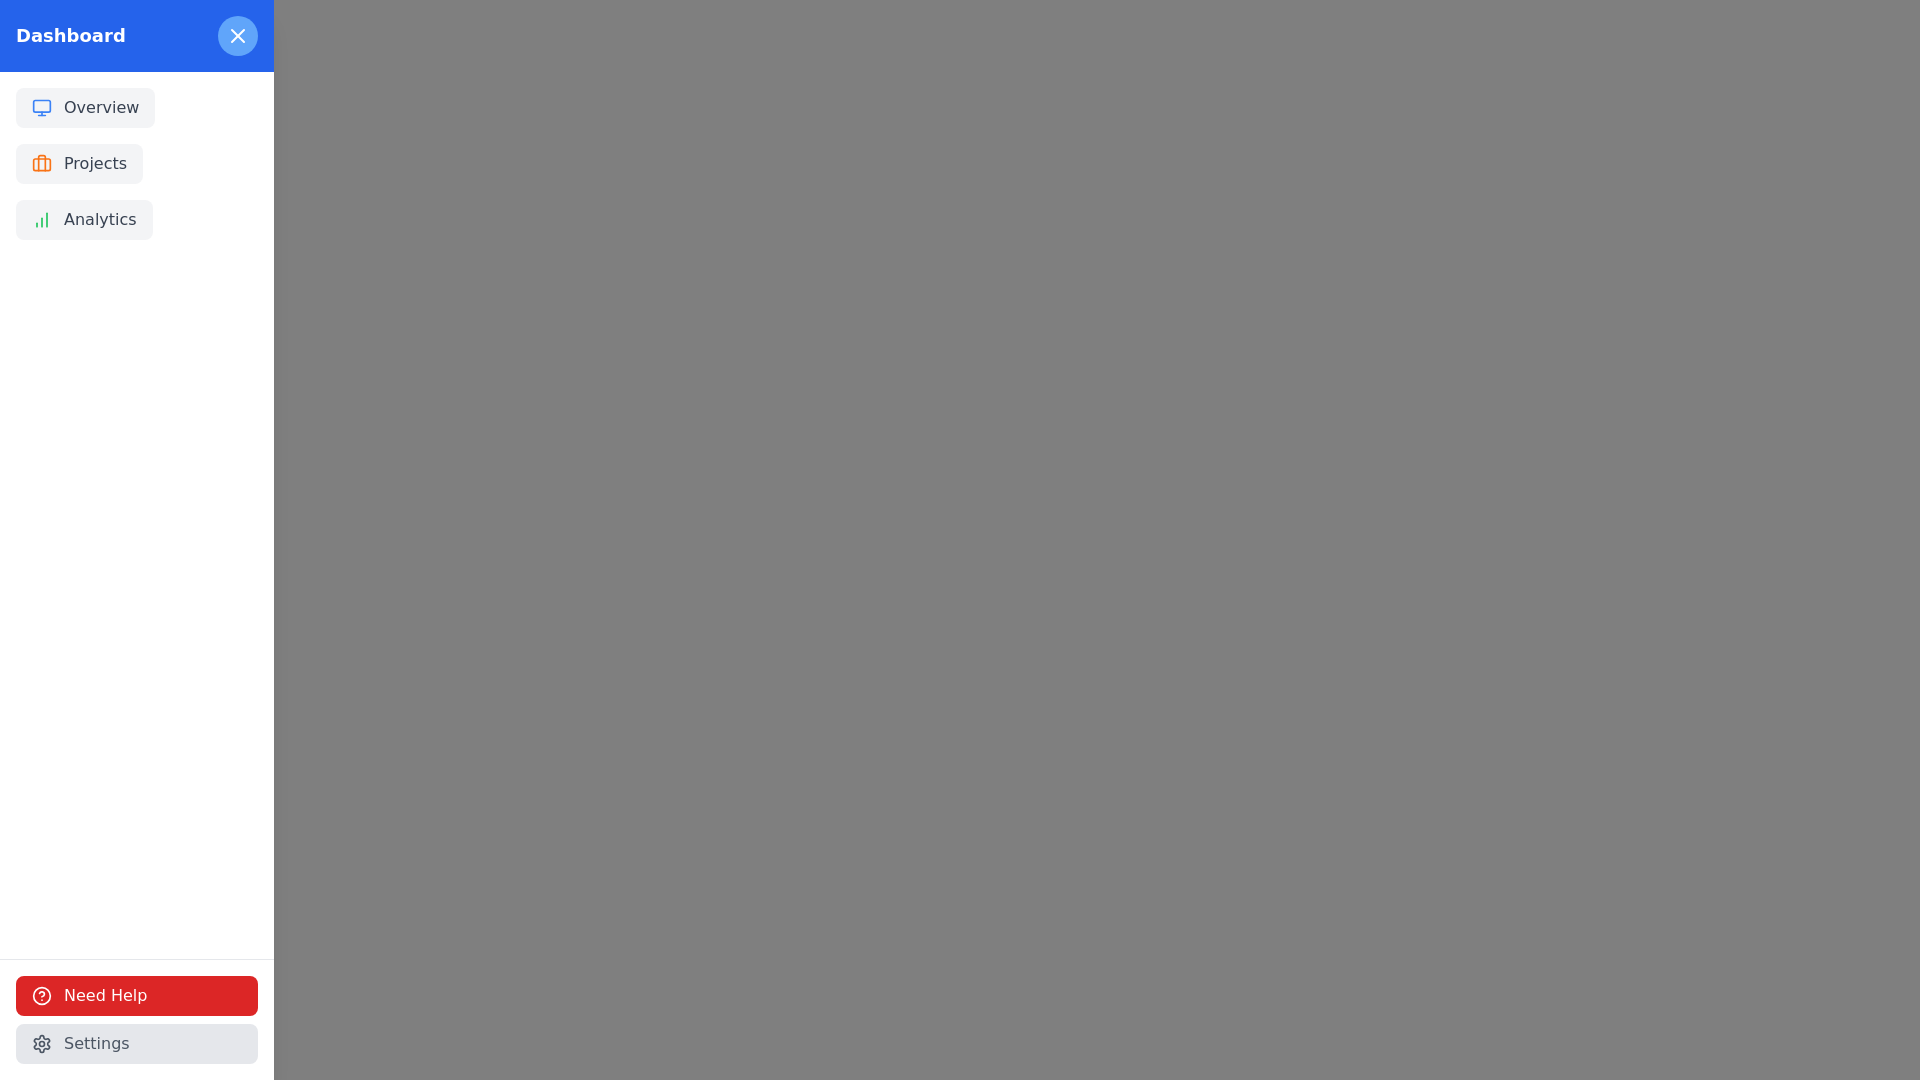 The width and height of the screenshot is (1920, 1080). What do you see at coordinates (84, 108) in the screenshot?
I see `the first button in the vertical navigation menu on the left side of the interface` at bounding box center [84, 108].